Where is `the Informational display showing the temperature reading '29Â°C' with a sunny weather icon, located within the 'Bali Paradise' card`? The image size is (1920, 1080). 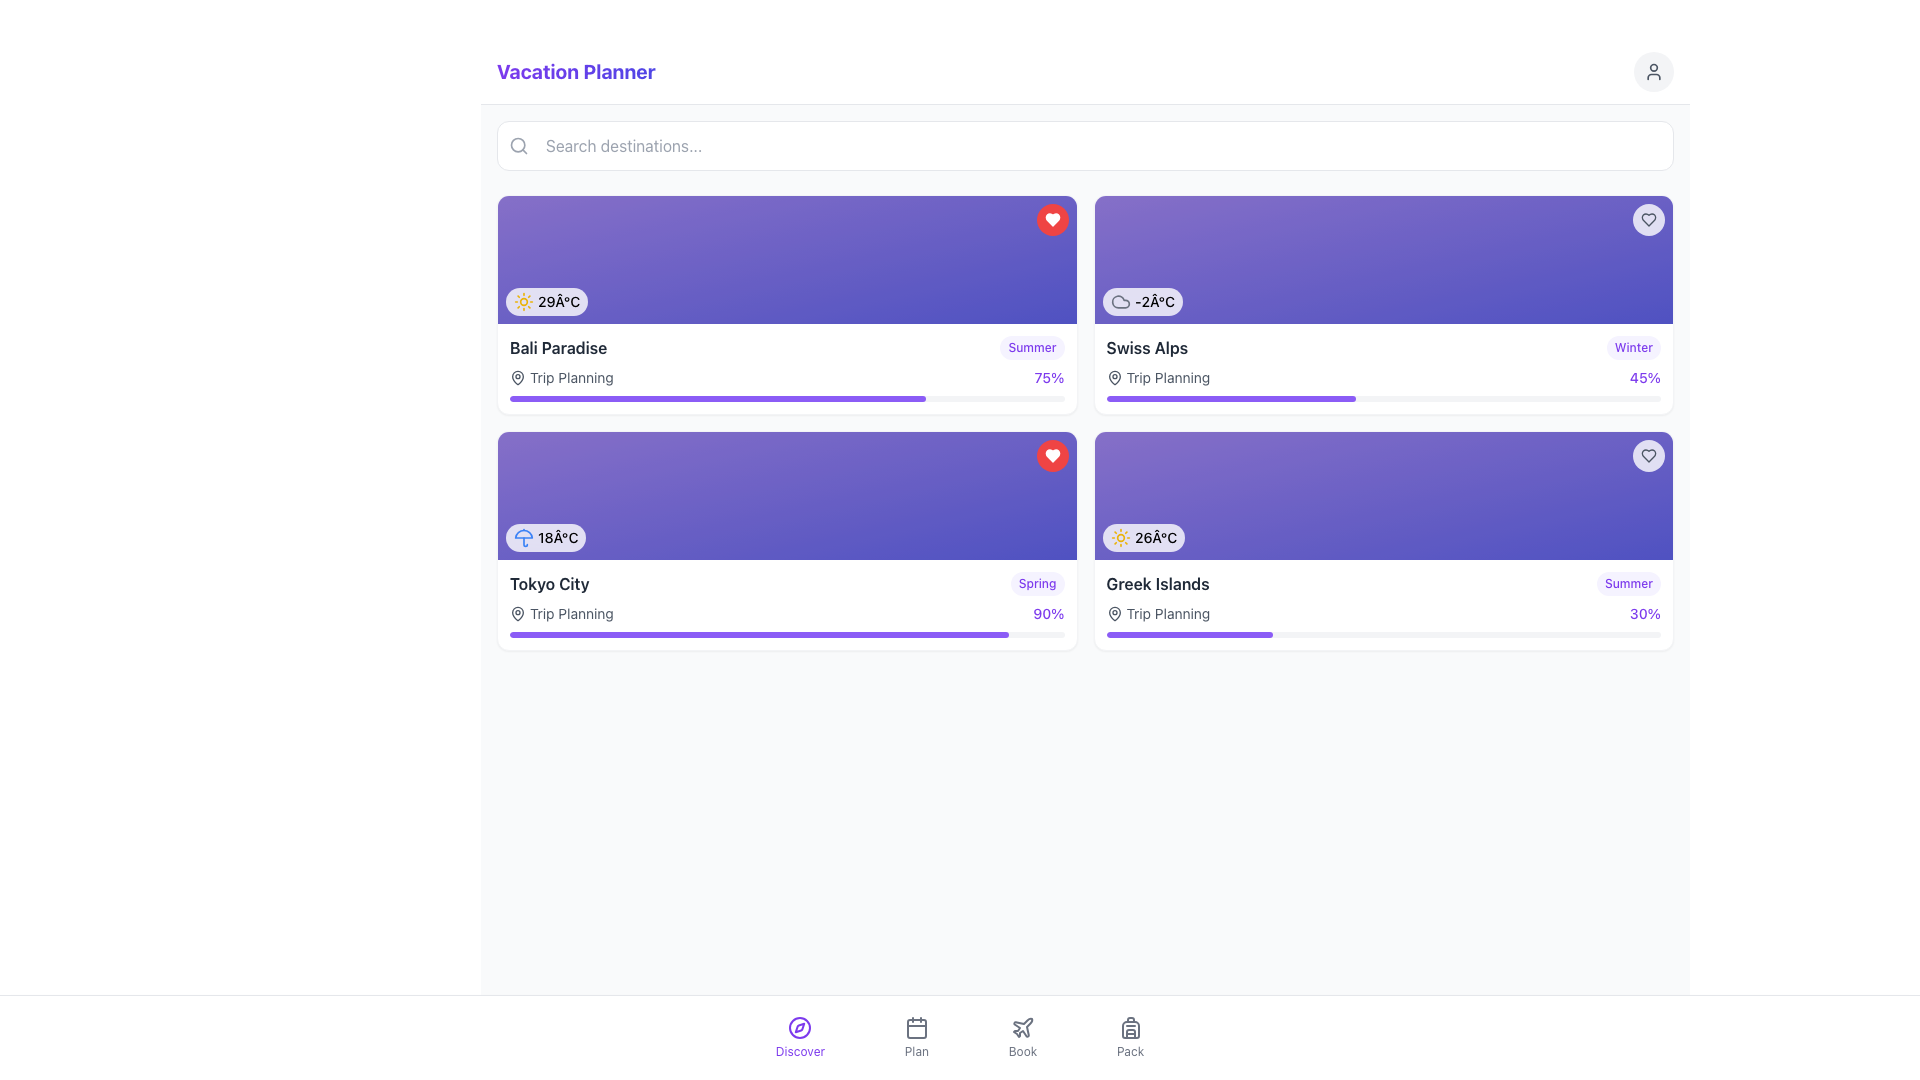 the Informational display showing the temperature reading '29Â°C' with a sunny weather icon, located within the 'Bali Paradise' card is located at coordinates (547, 301).